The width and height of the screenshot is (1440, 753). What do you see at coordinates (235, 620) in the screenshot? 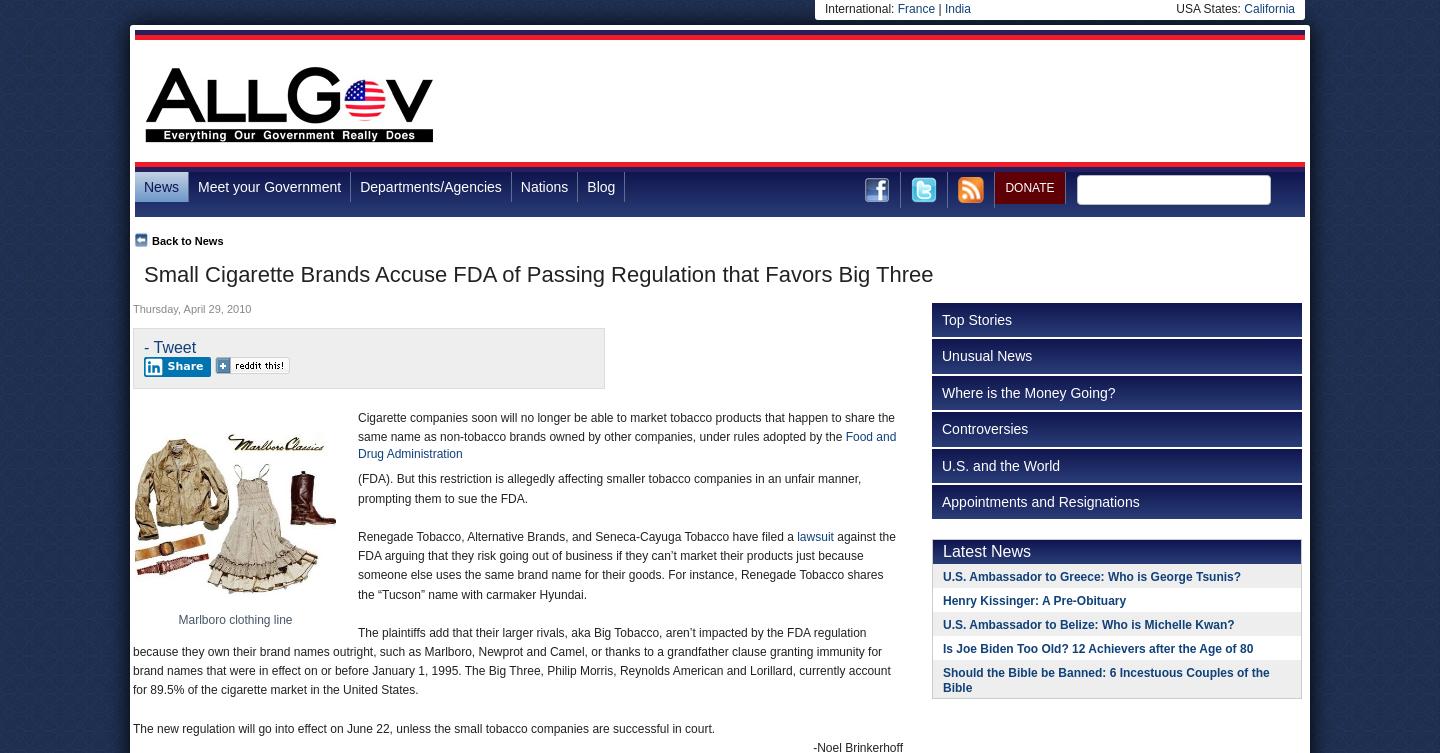
I see `'Marlboro clothing line'` at bounding box center [235, 620].